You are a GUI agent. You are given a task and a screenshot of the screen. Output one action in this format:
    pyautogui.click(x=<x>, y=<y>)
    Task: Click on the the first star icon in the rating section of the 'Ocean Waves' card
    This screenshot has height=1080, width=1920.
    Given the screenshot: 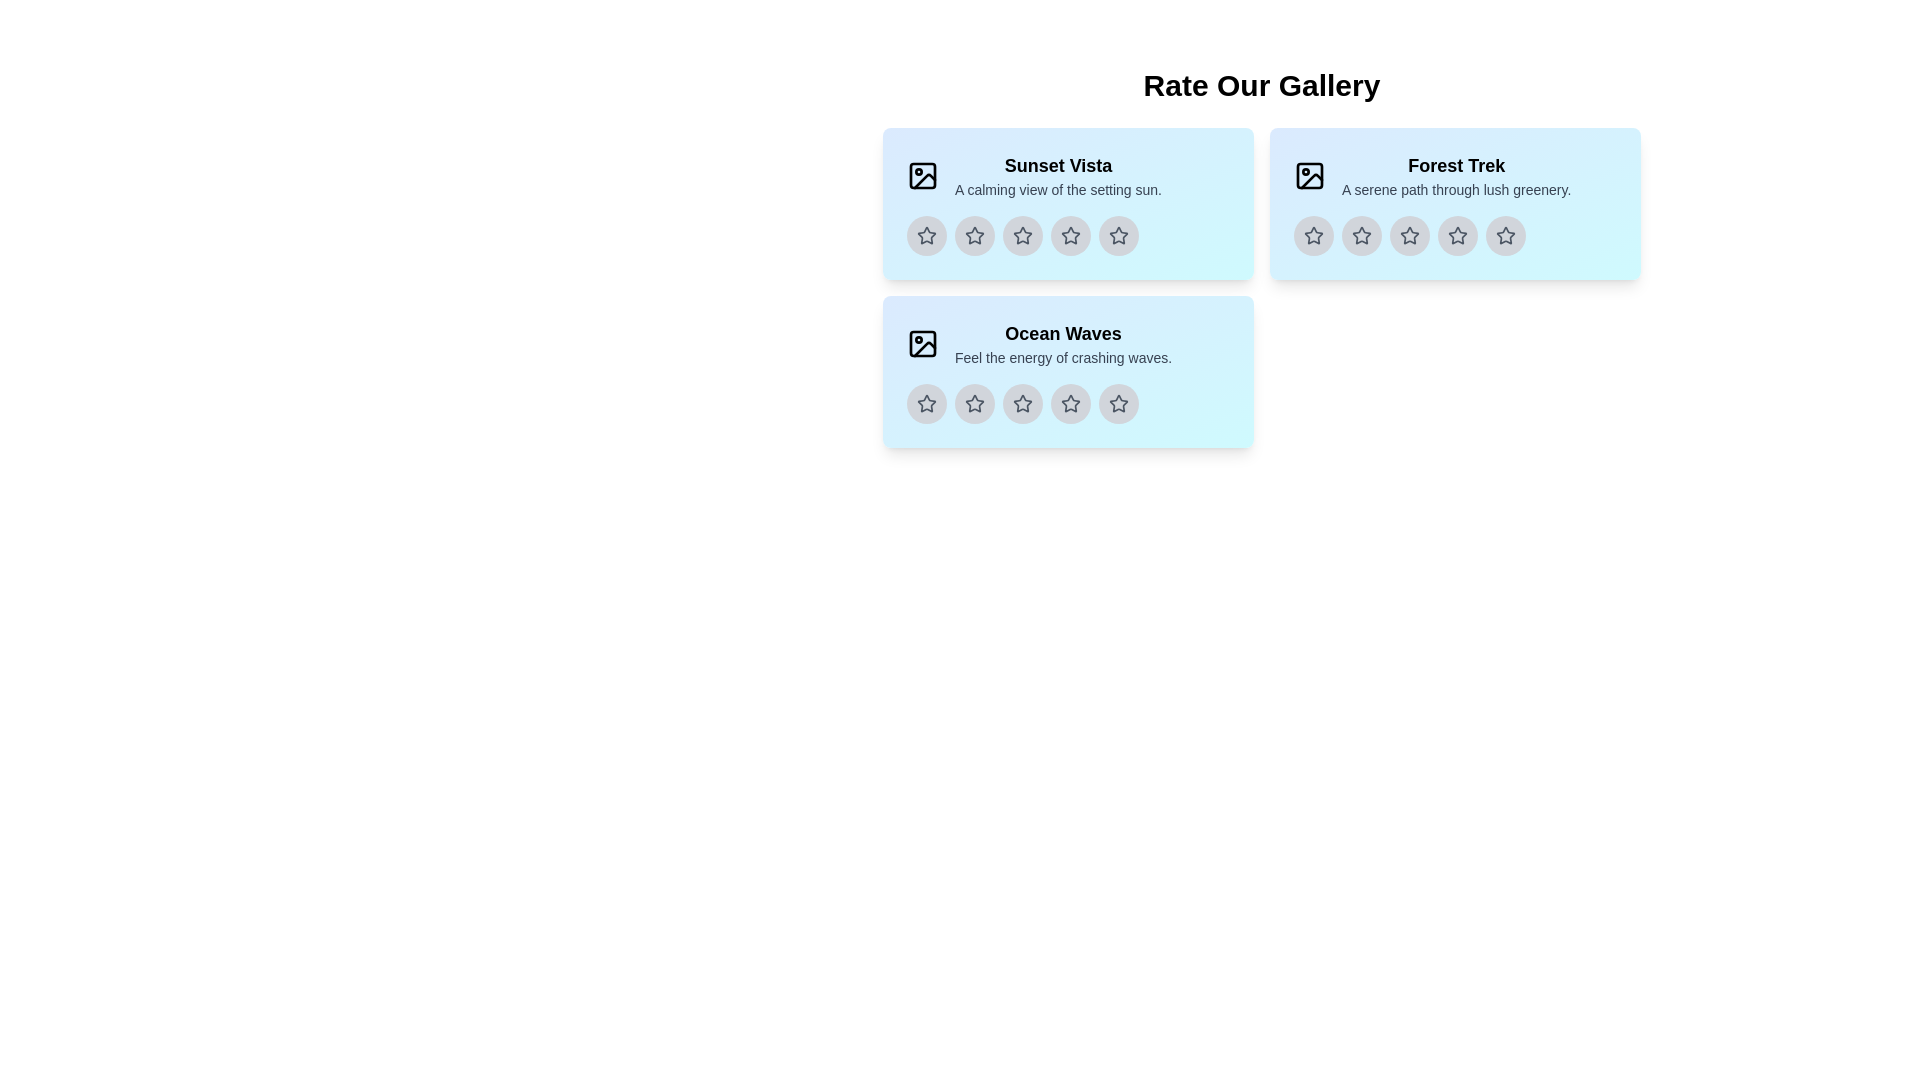 What is the action you would take?
    pyautogui.click(x=974, y=404)
    